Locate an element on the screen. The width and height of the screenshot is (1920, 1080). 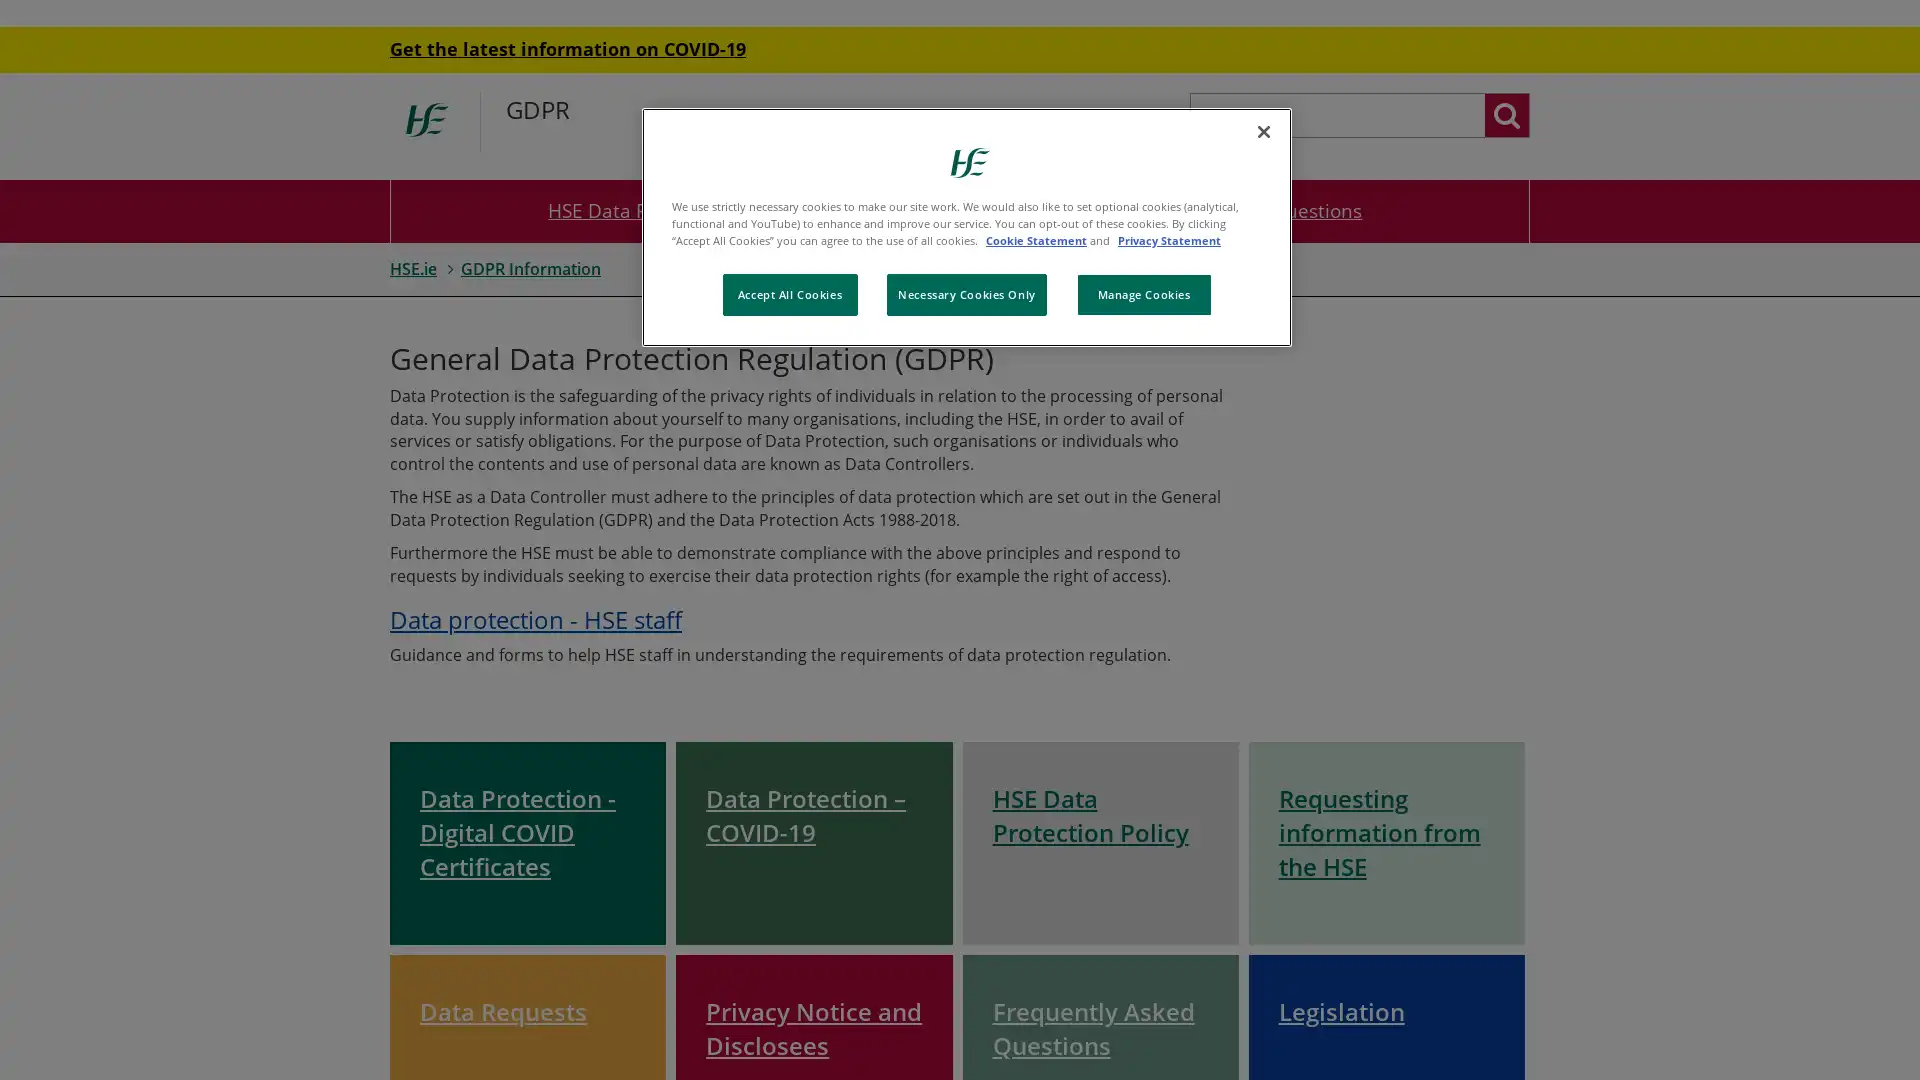
Manage Cookies is located at coordinates (1143, 294).